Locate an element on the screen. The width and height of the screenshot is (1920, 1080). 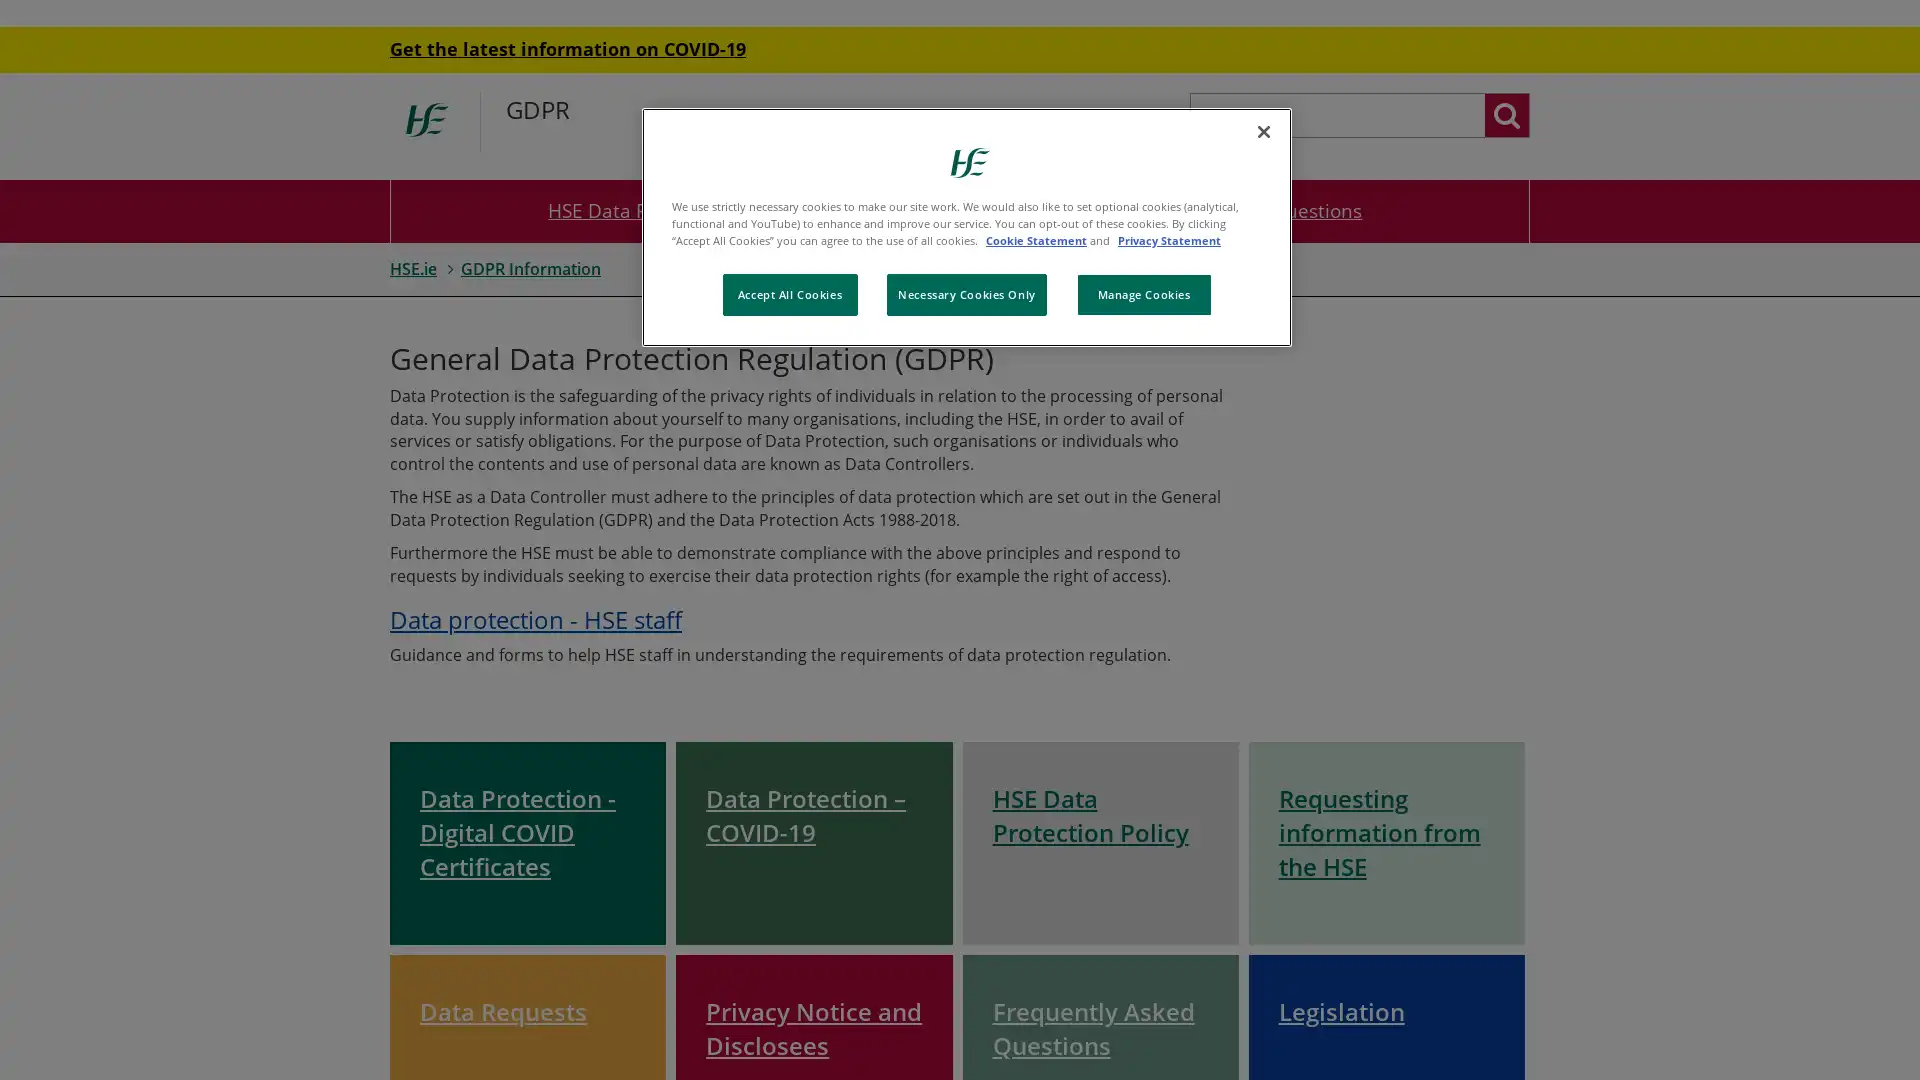
Manage Cookies is located at coordinates (1143, 294).